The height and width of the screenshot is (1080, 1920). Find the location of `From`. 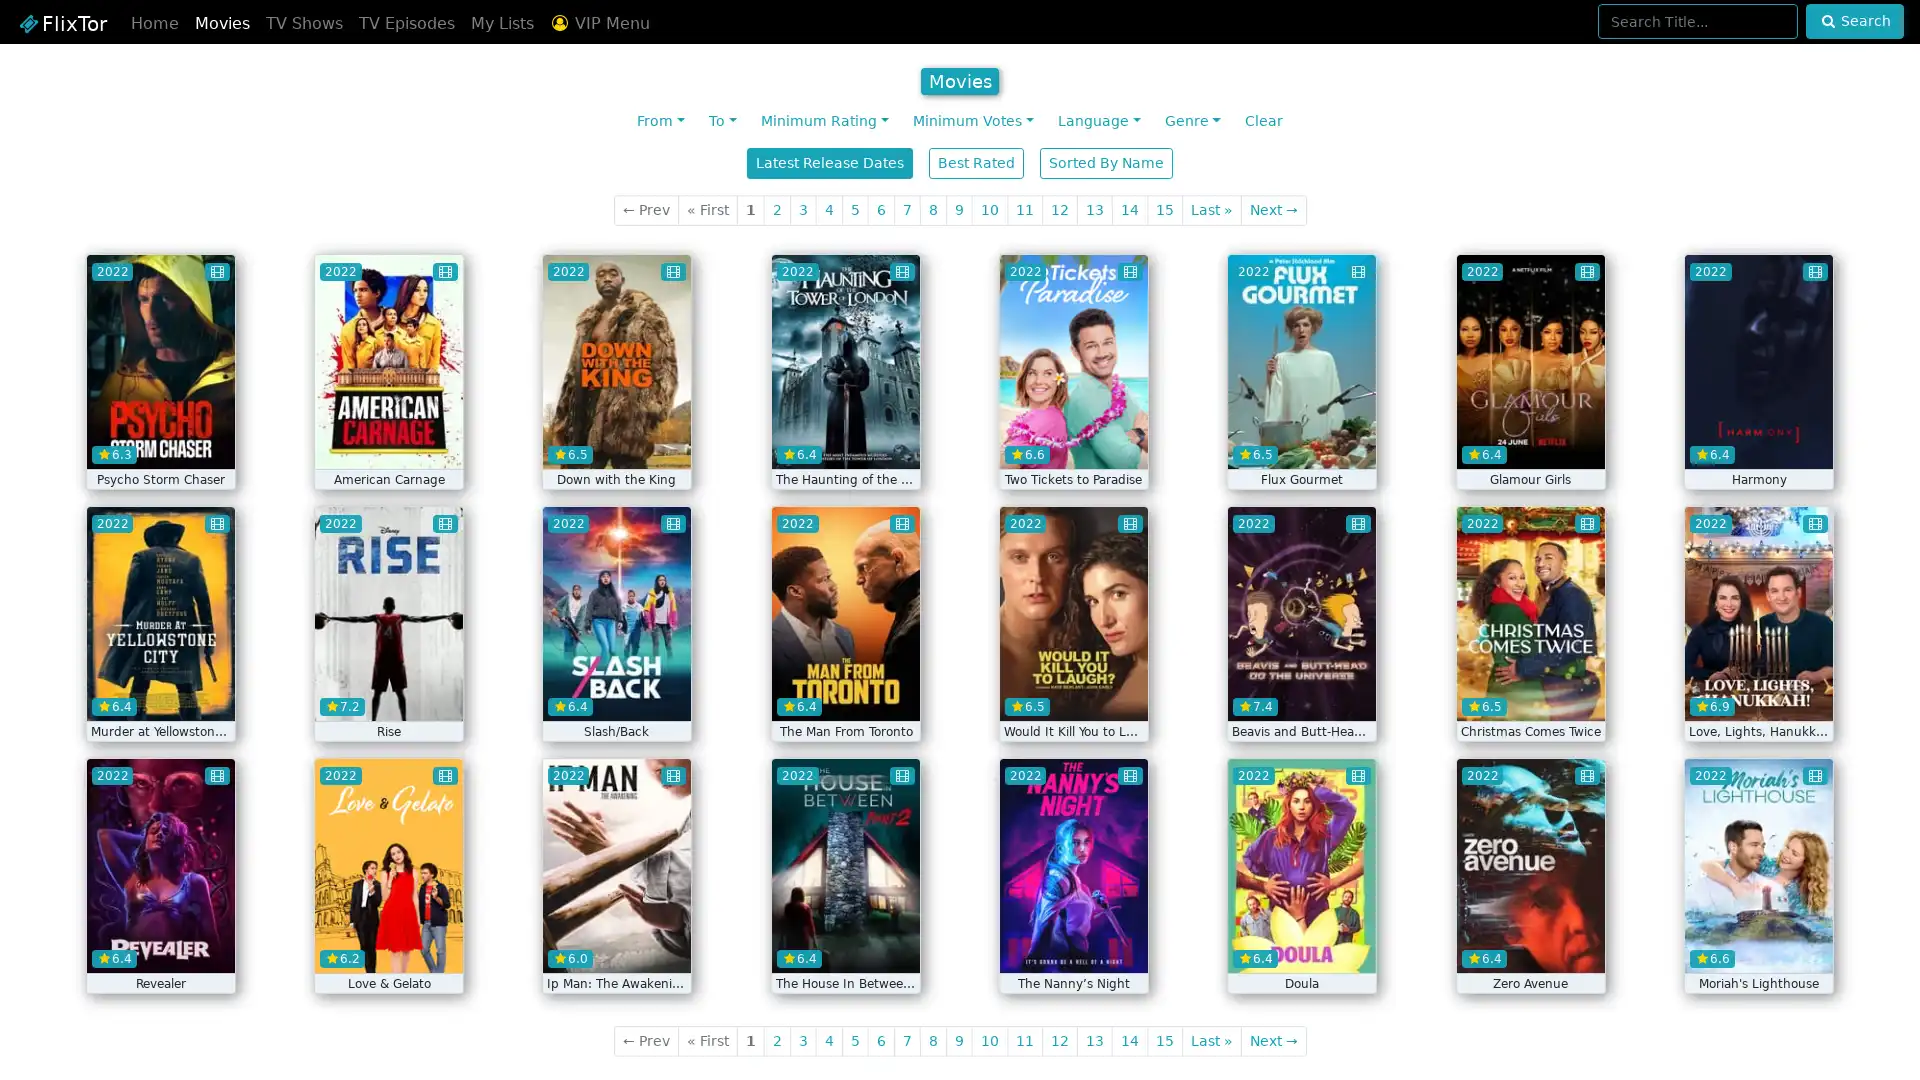

From is located at coordinates (661, 121).